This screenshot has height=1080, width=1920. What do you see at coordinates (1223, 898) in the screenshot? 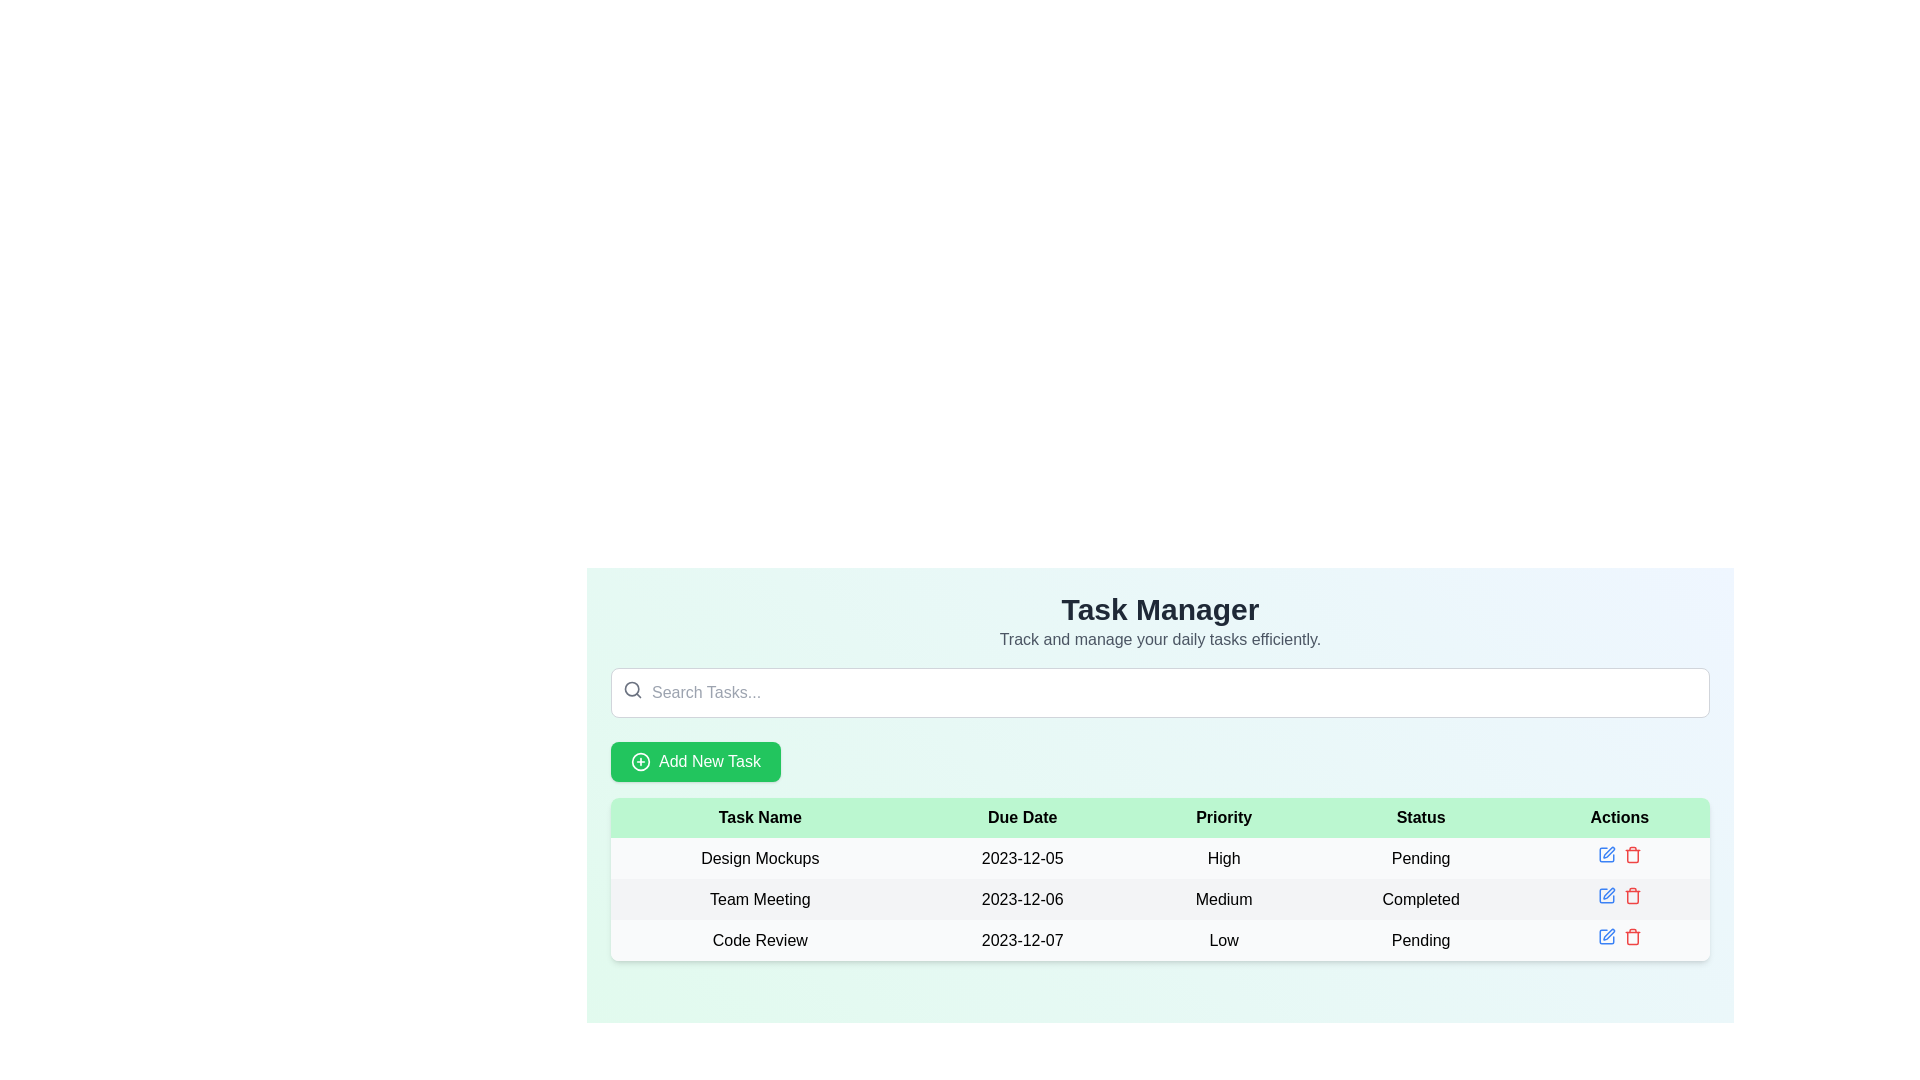
I see `the text label displaying 'Medium' in the 'Priority' column of the table, aligned with the 'Team Meeting' row` at bounding box center [1223, 898].